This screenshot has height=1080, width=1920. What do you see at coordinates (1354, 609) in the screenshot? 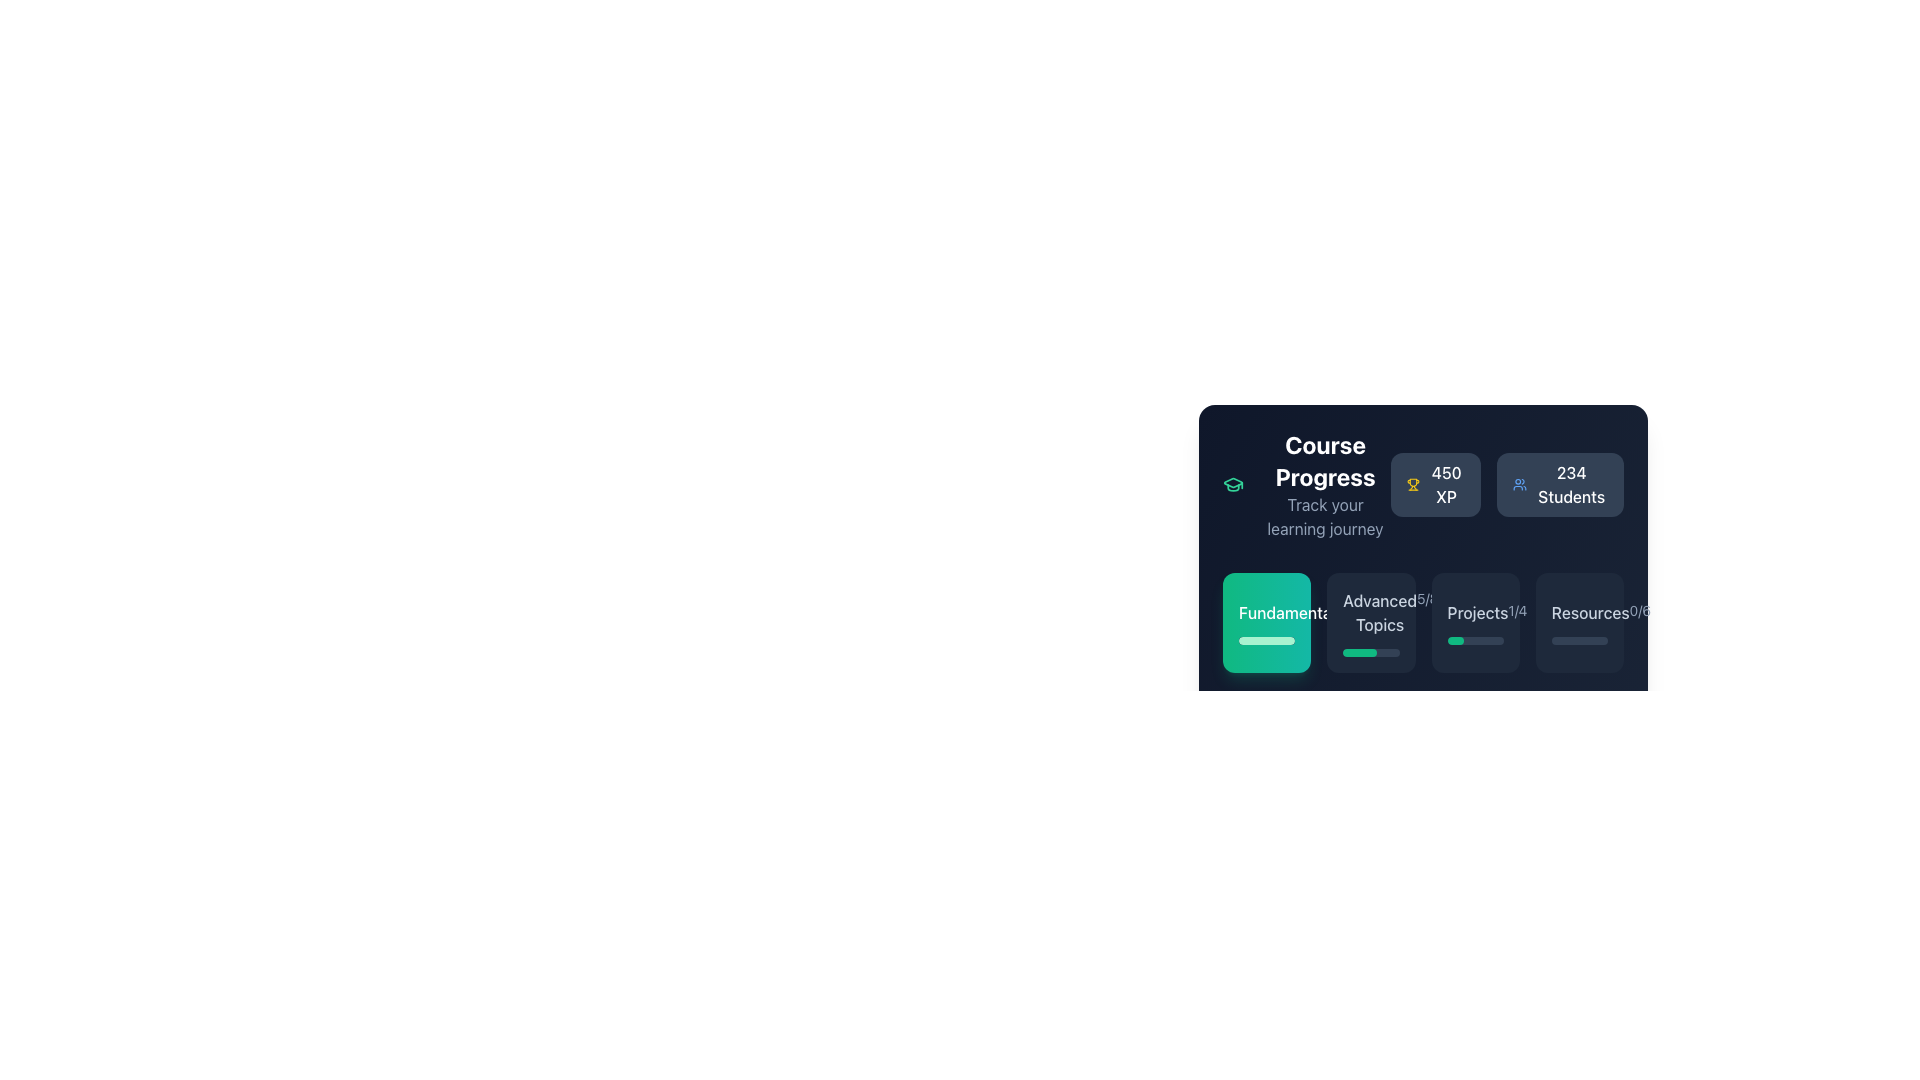
I see `the text label '5/5' styled with a small-sized font and light emerald color, located to the right of 'Fundamentals' in the 'Course Progress' section` at bounding box center [1354, 609].